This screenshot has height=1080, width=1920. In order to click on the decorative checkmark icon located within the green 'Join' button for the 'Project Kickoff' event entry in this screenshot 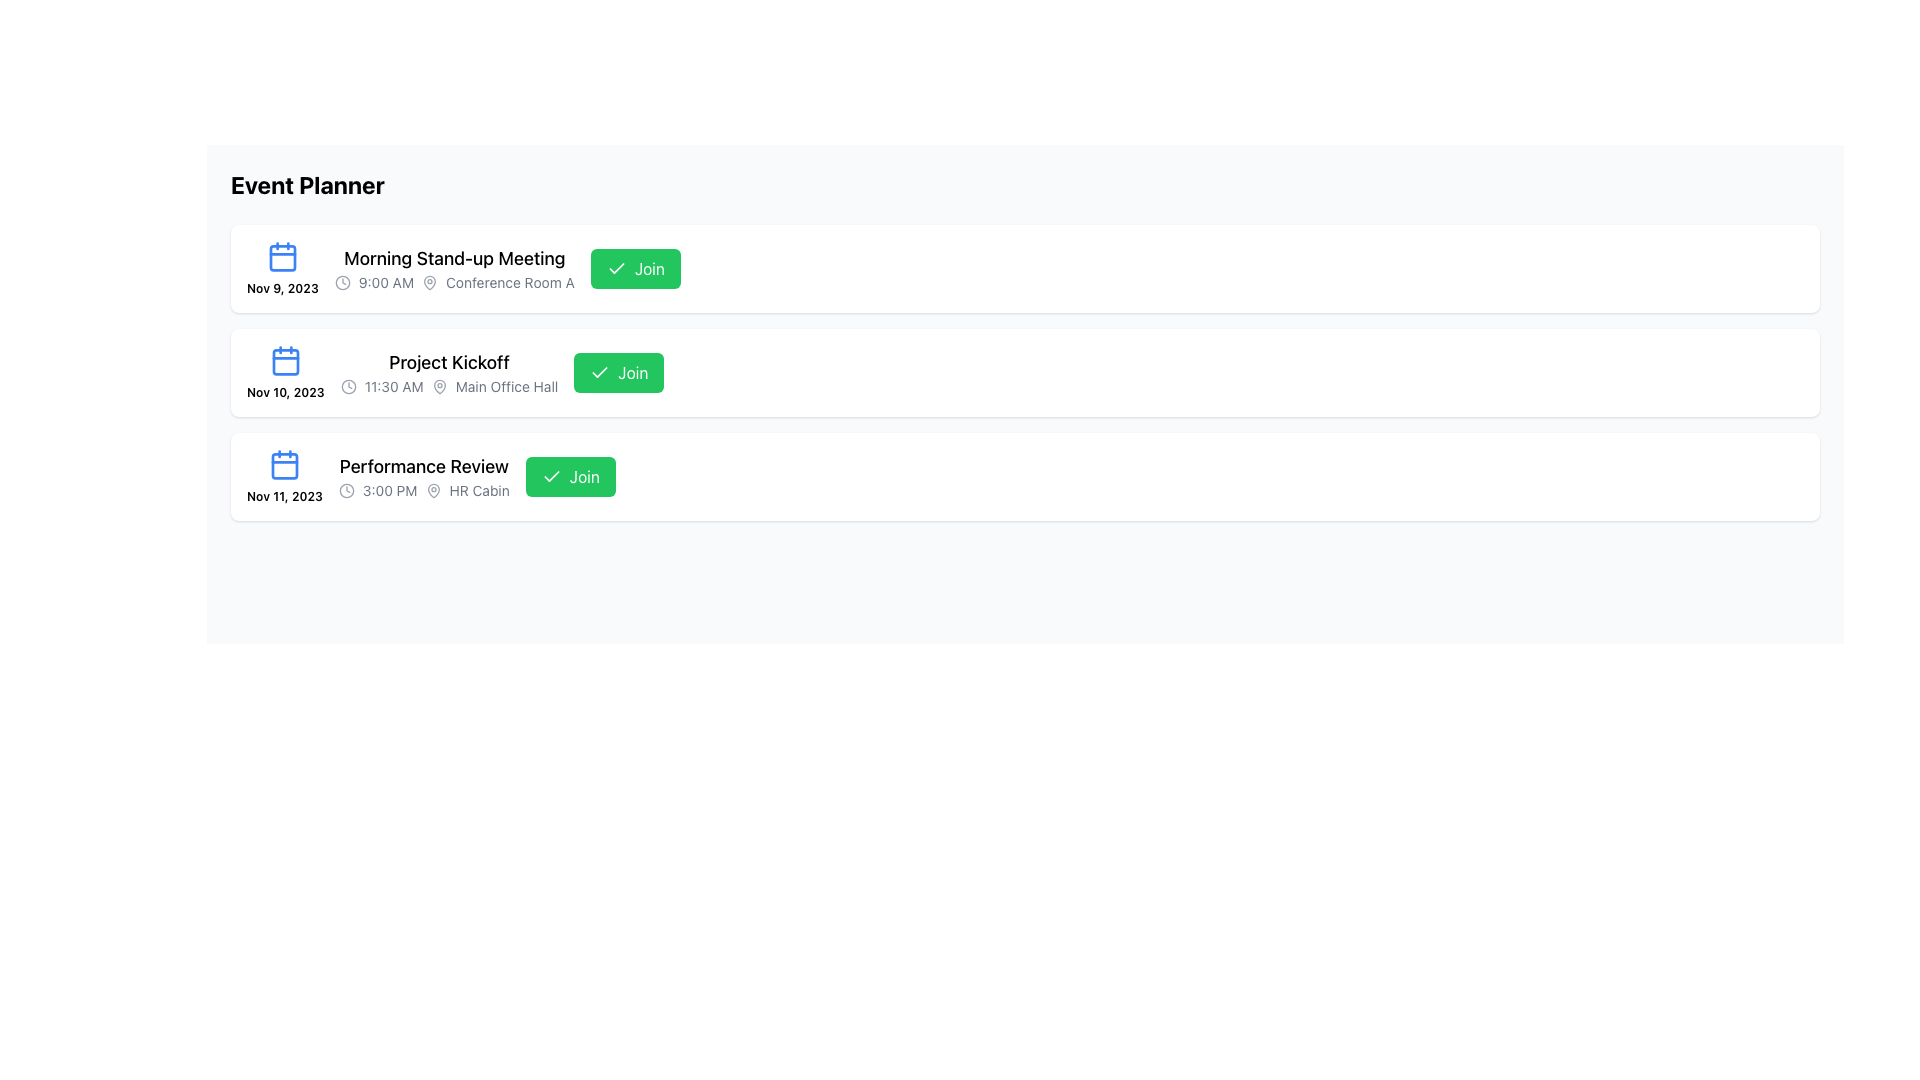, I will do `click(599, 372)`.